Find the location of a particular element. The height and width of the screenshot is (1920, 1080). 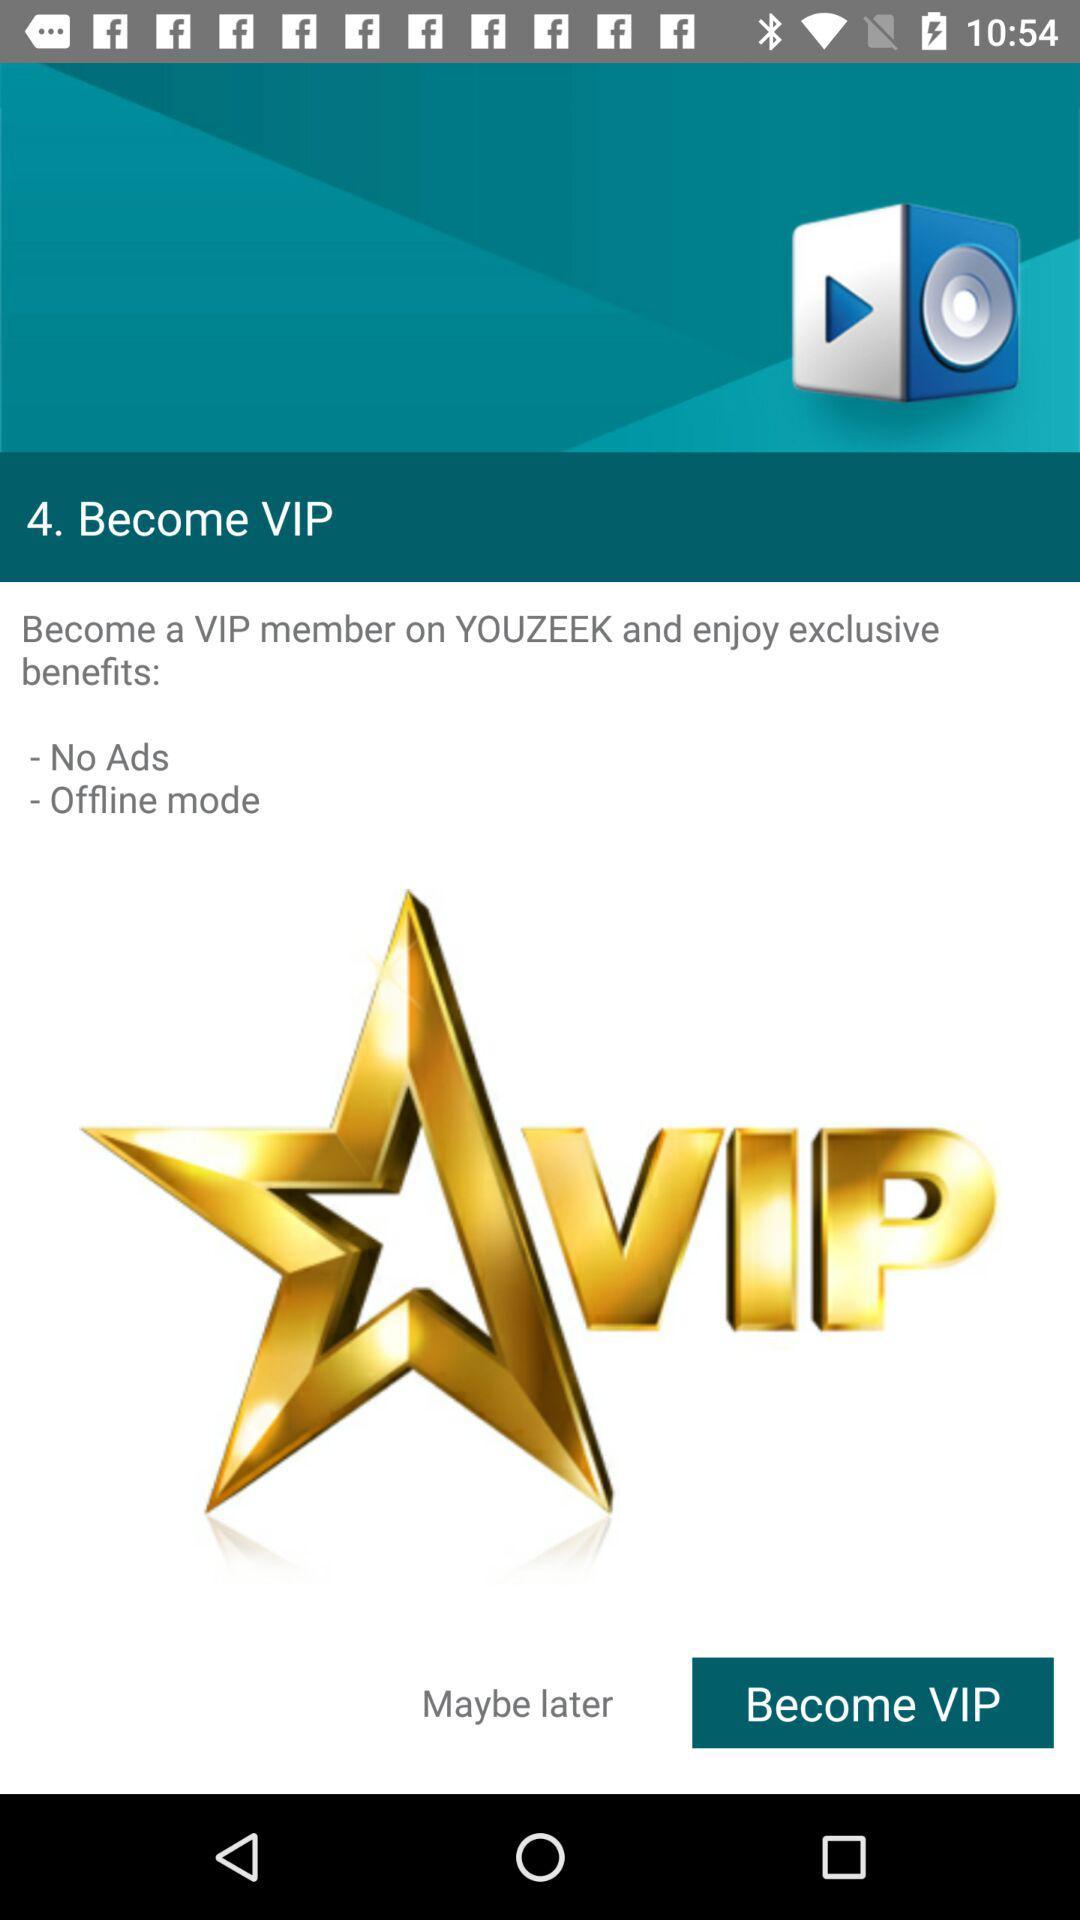

the maybe later icon is located at coordinates (516, 1701).